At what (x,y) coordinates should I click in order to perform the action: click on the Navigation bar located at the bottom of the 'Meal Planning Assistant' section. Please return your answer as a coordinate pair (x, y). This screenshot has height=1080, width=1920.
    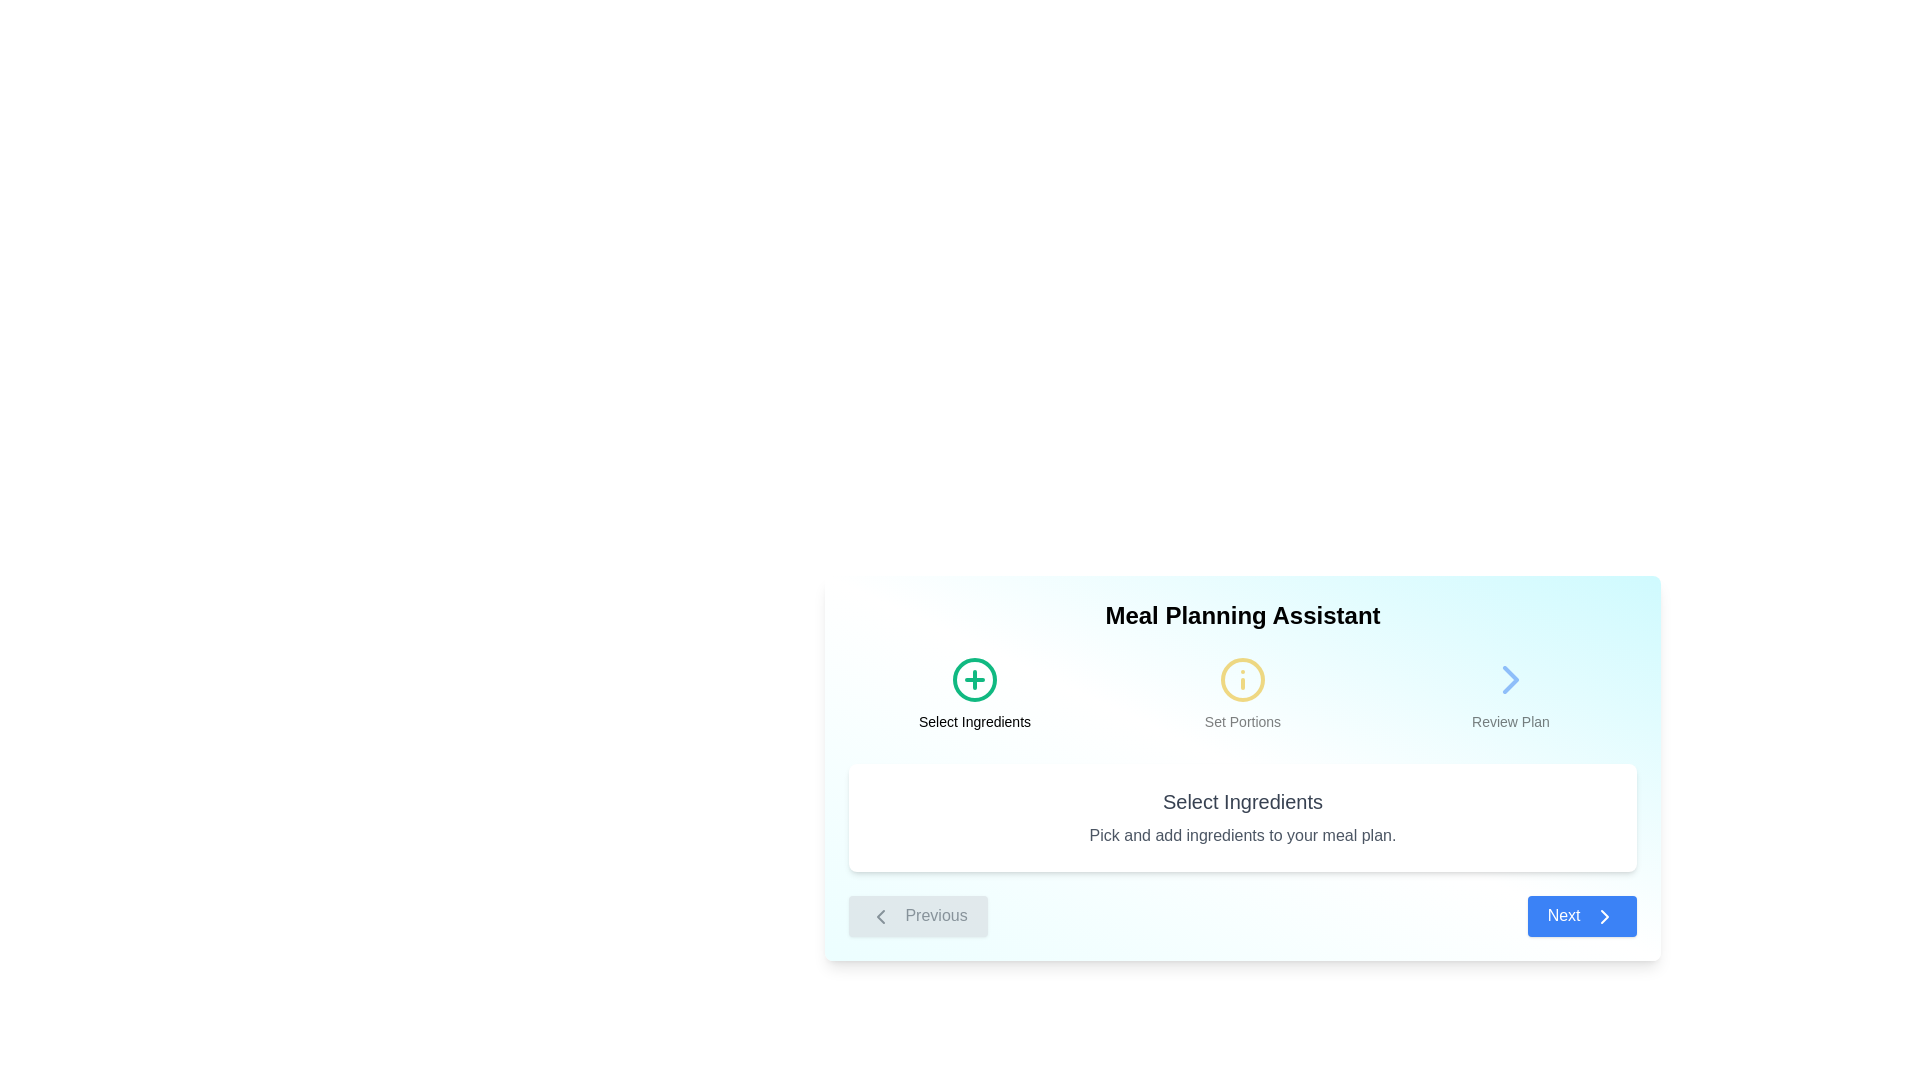
    Looking at the image, I should click on (1242, 915).